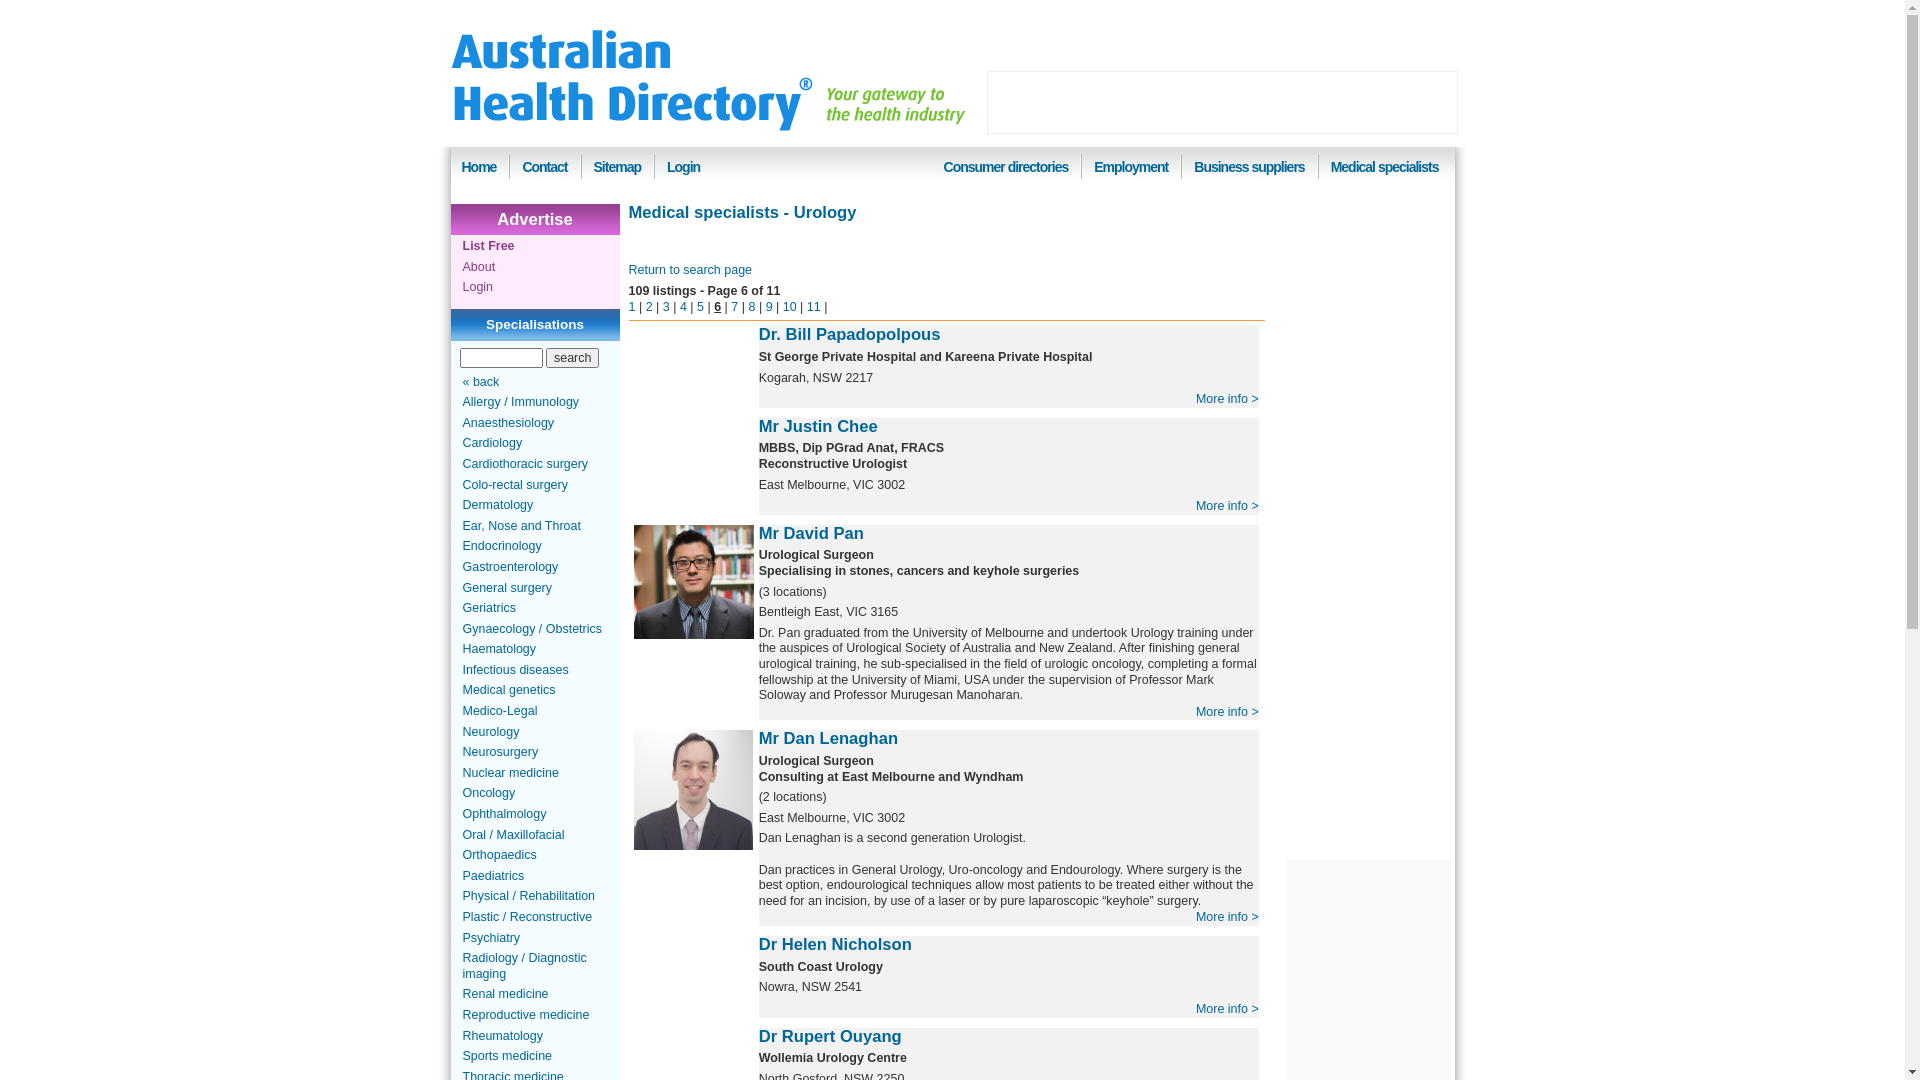 This screenshot has height=1080, width=1920. Describe the element at coordinates (499, 855) in the screenshot. I see `'Orthopaedics'` at that location.